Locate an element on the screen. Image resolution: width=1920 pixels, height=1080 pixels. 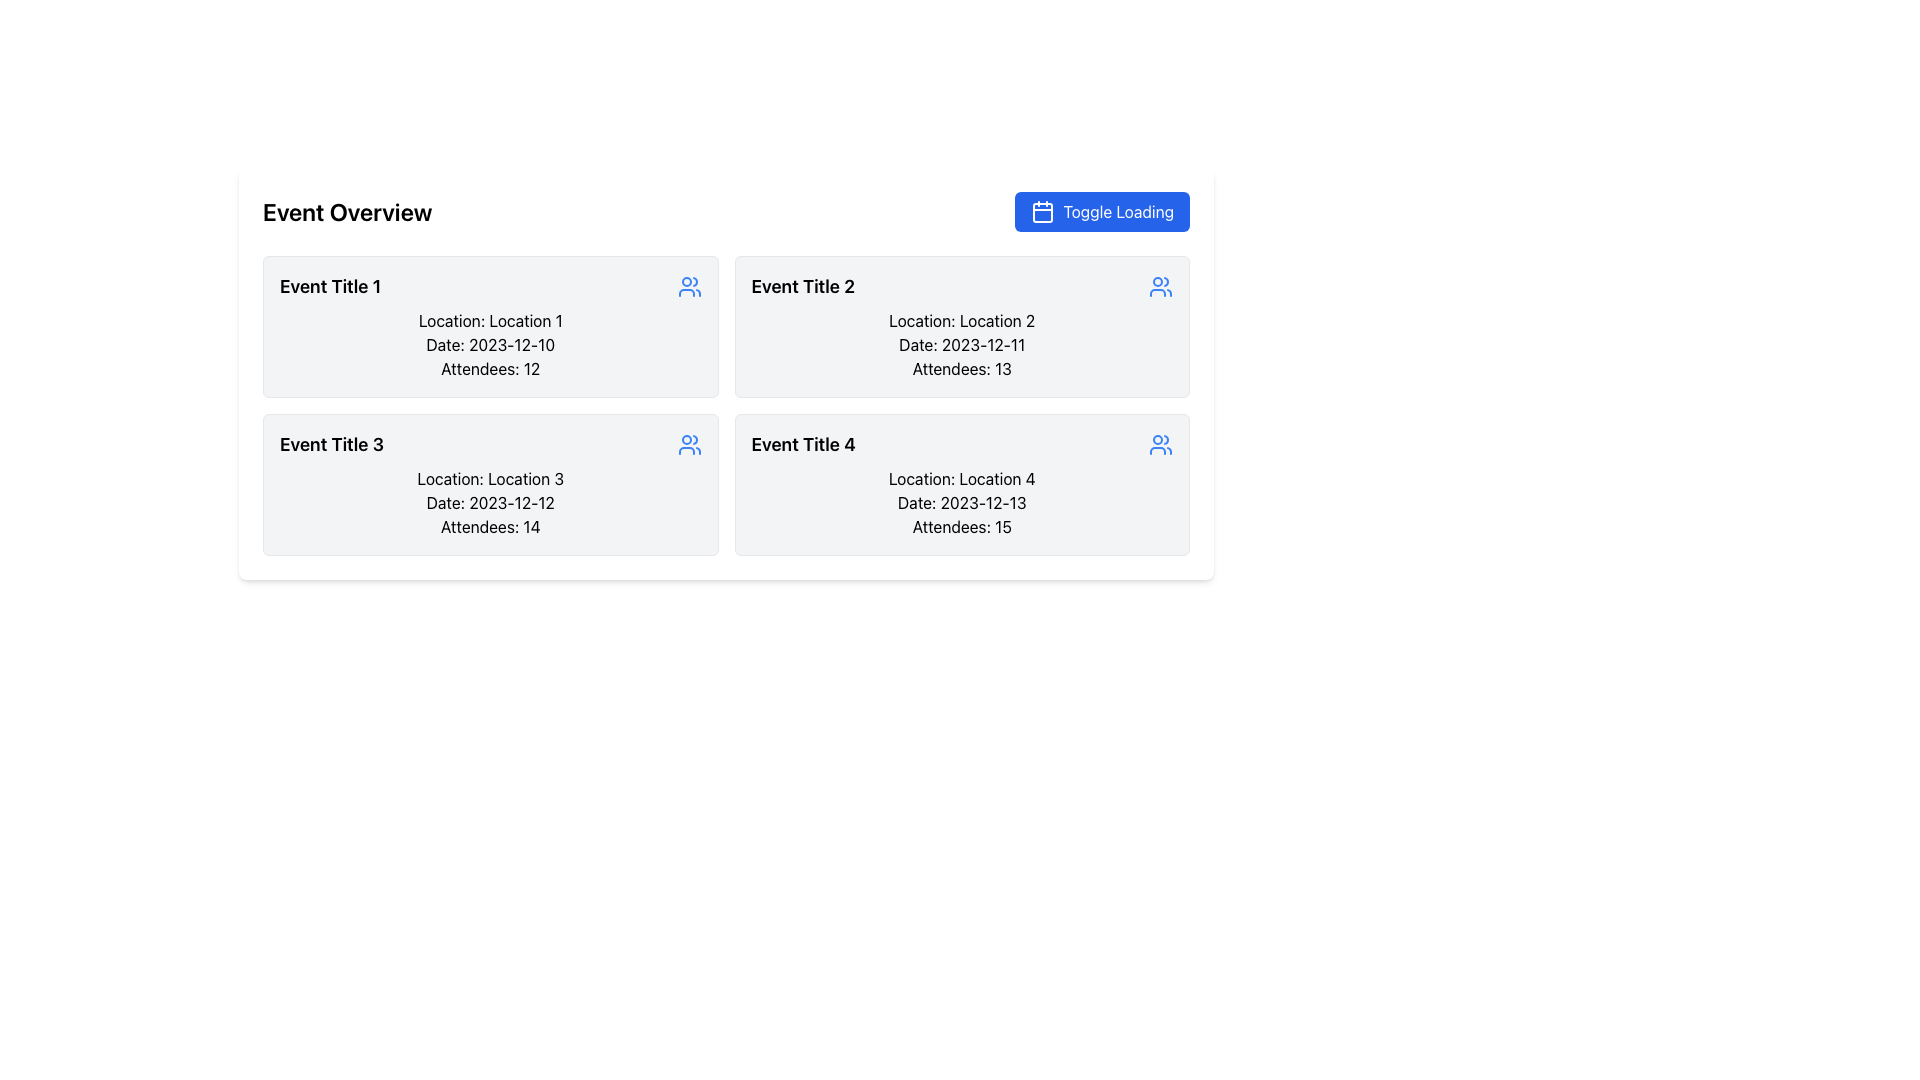
contents of the Static Text Label displaying the date '2023-12-12' located in the third event card titled 'Event Title 3', positioned below 'Location: Location 3' and above 'Attendees: 14' is located at coordinates (490, 501).